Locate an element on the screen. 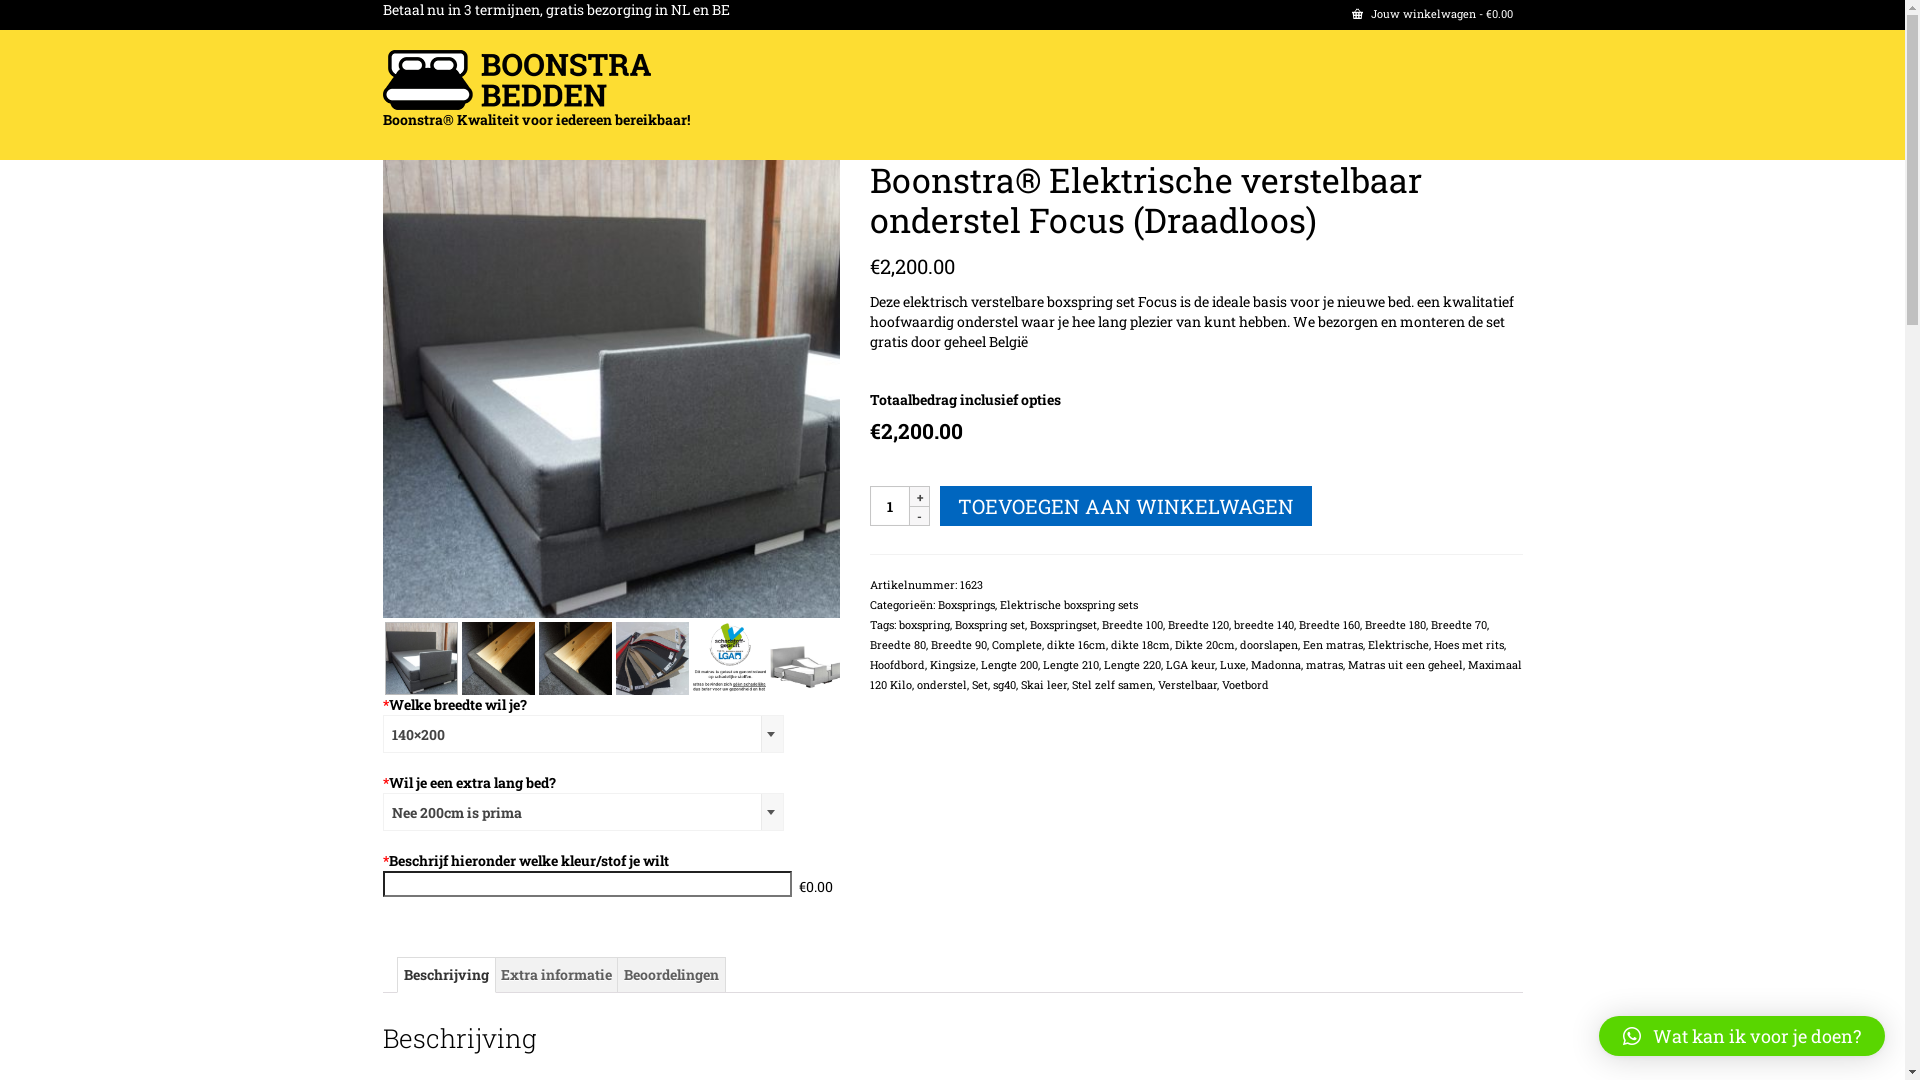 The width and height of the screenshot is (1920, 1080). 'Breedte 70' is located at coordinates (1459, 623).